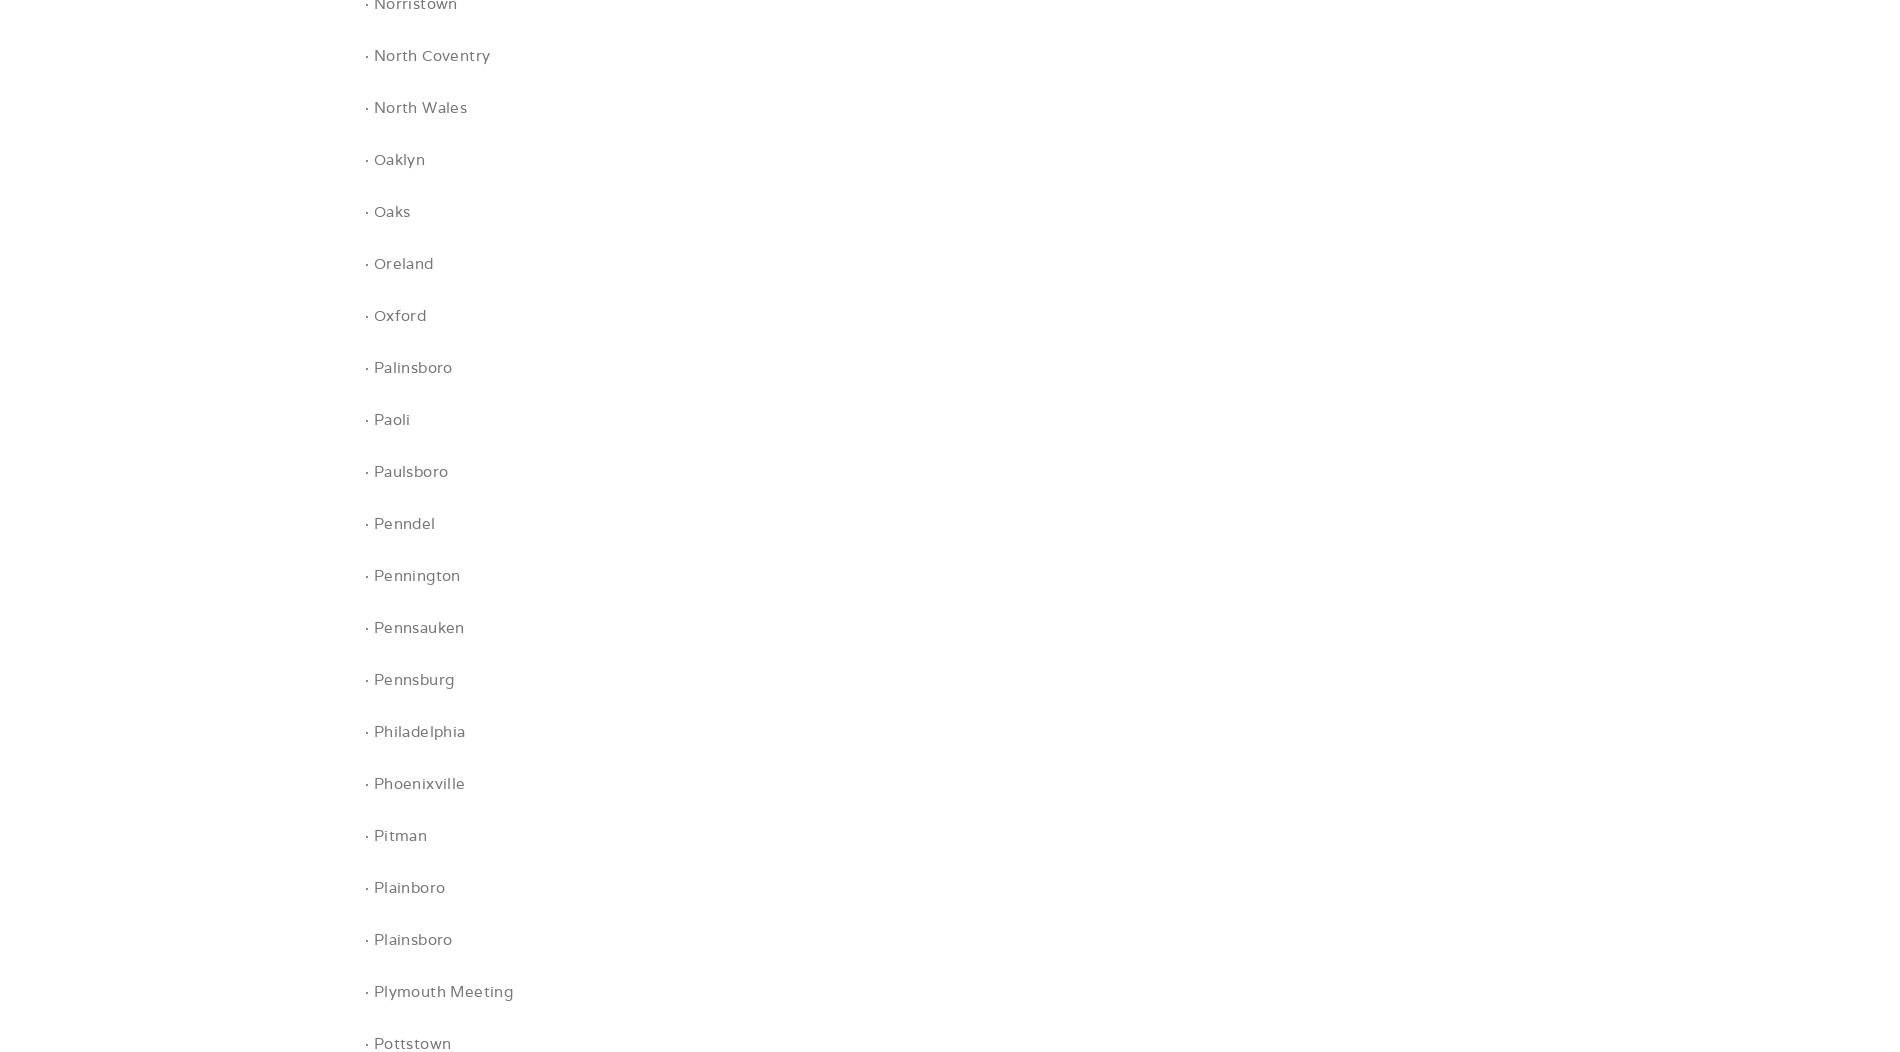 The image size is (1900, 1052). What do you see at coordinates (394, 834) in the screenshot?
I see `'· Pitman'` at bounding box center [394, 834].